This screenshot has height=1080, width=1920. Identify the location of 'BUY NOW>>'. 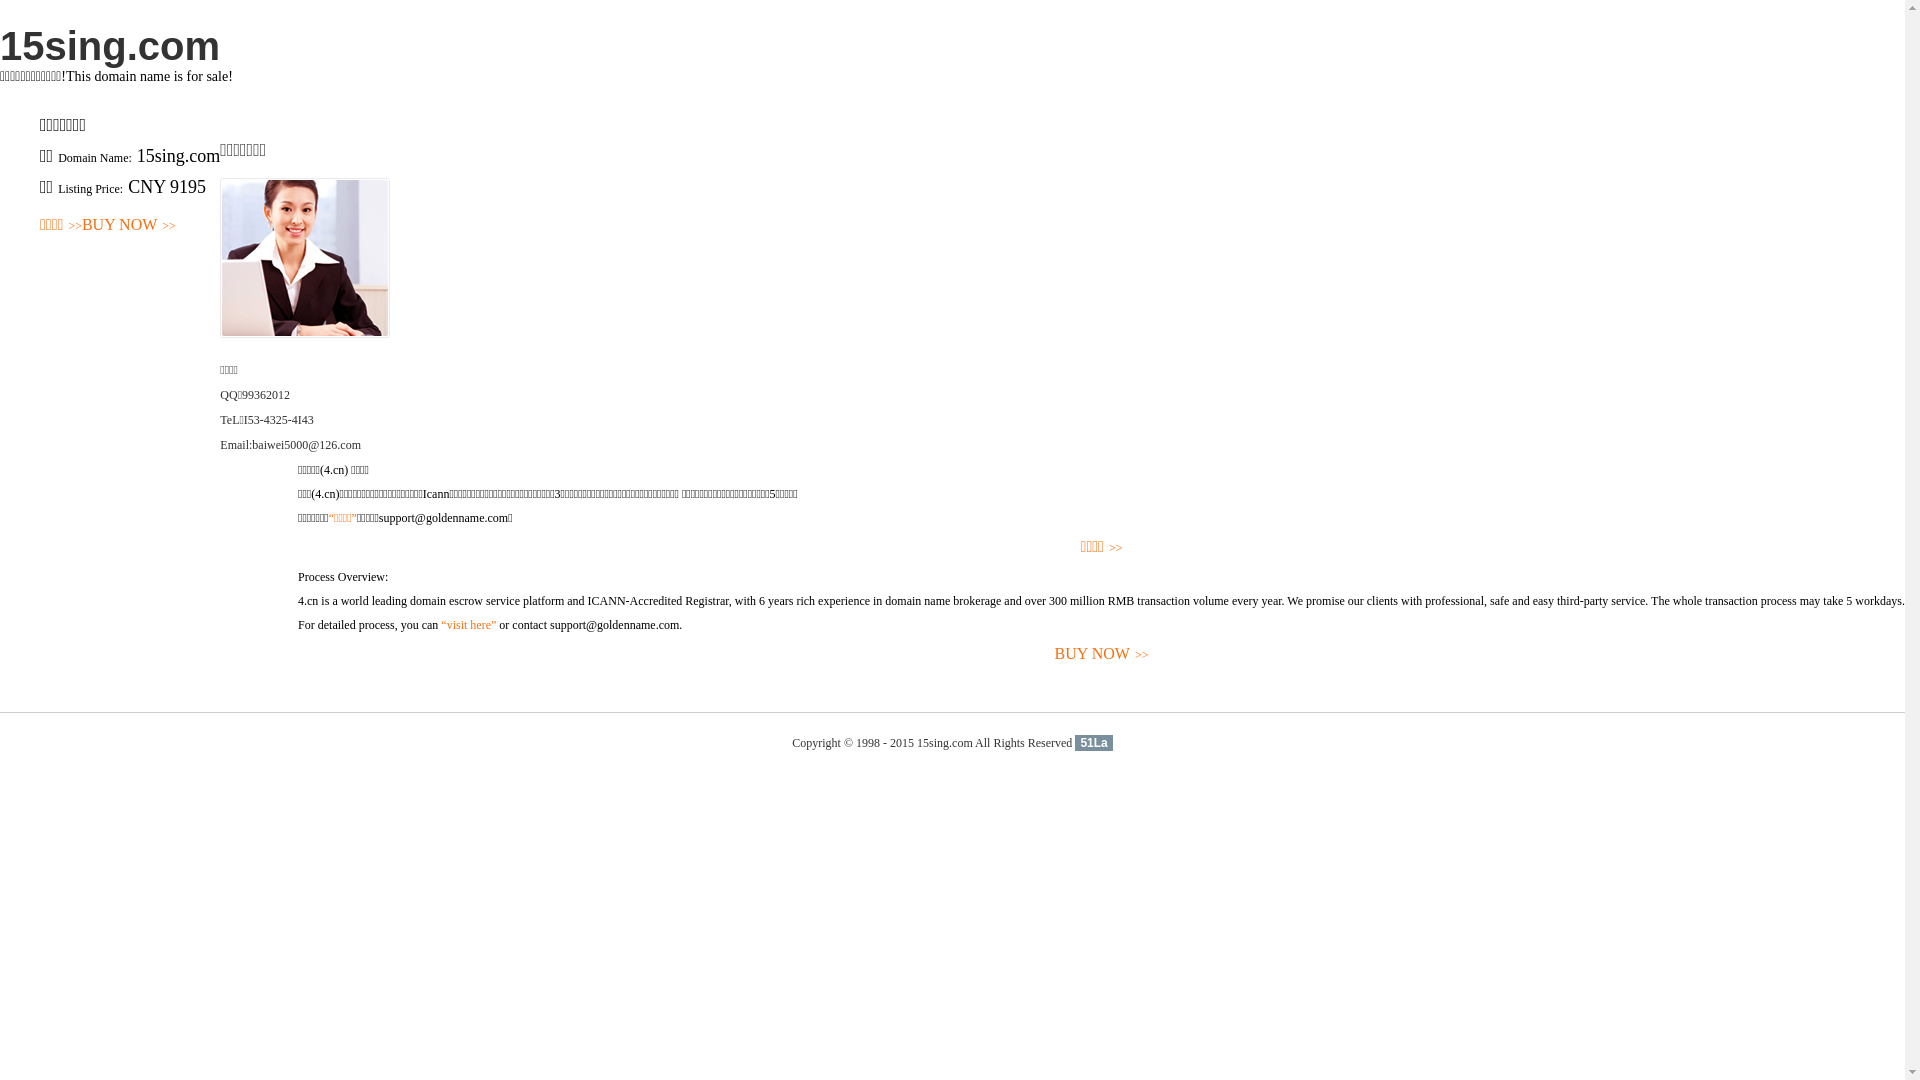
(128, 225).